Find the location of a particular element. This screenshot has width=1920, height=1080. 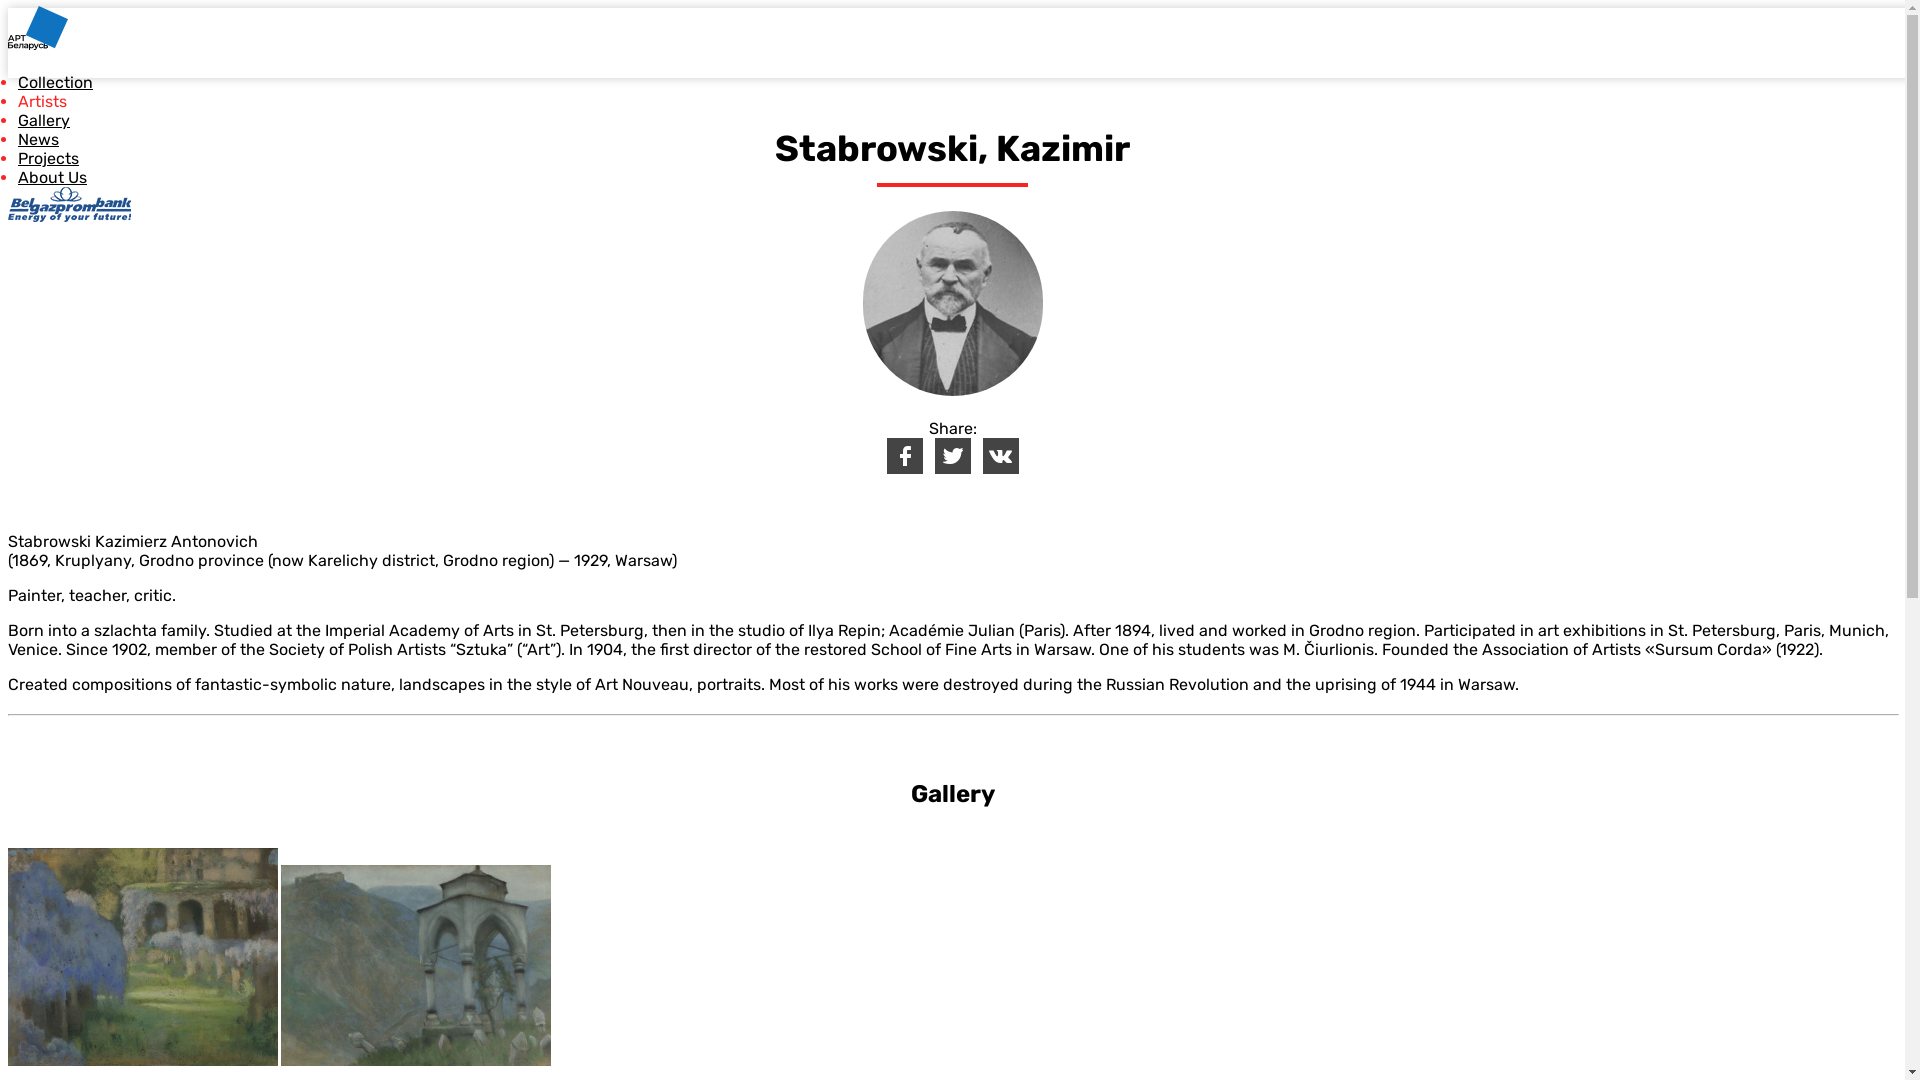

'News' is located at coordinates (38, 138).